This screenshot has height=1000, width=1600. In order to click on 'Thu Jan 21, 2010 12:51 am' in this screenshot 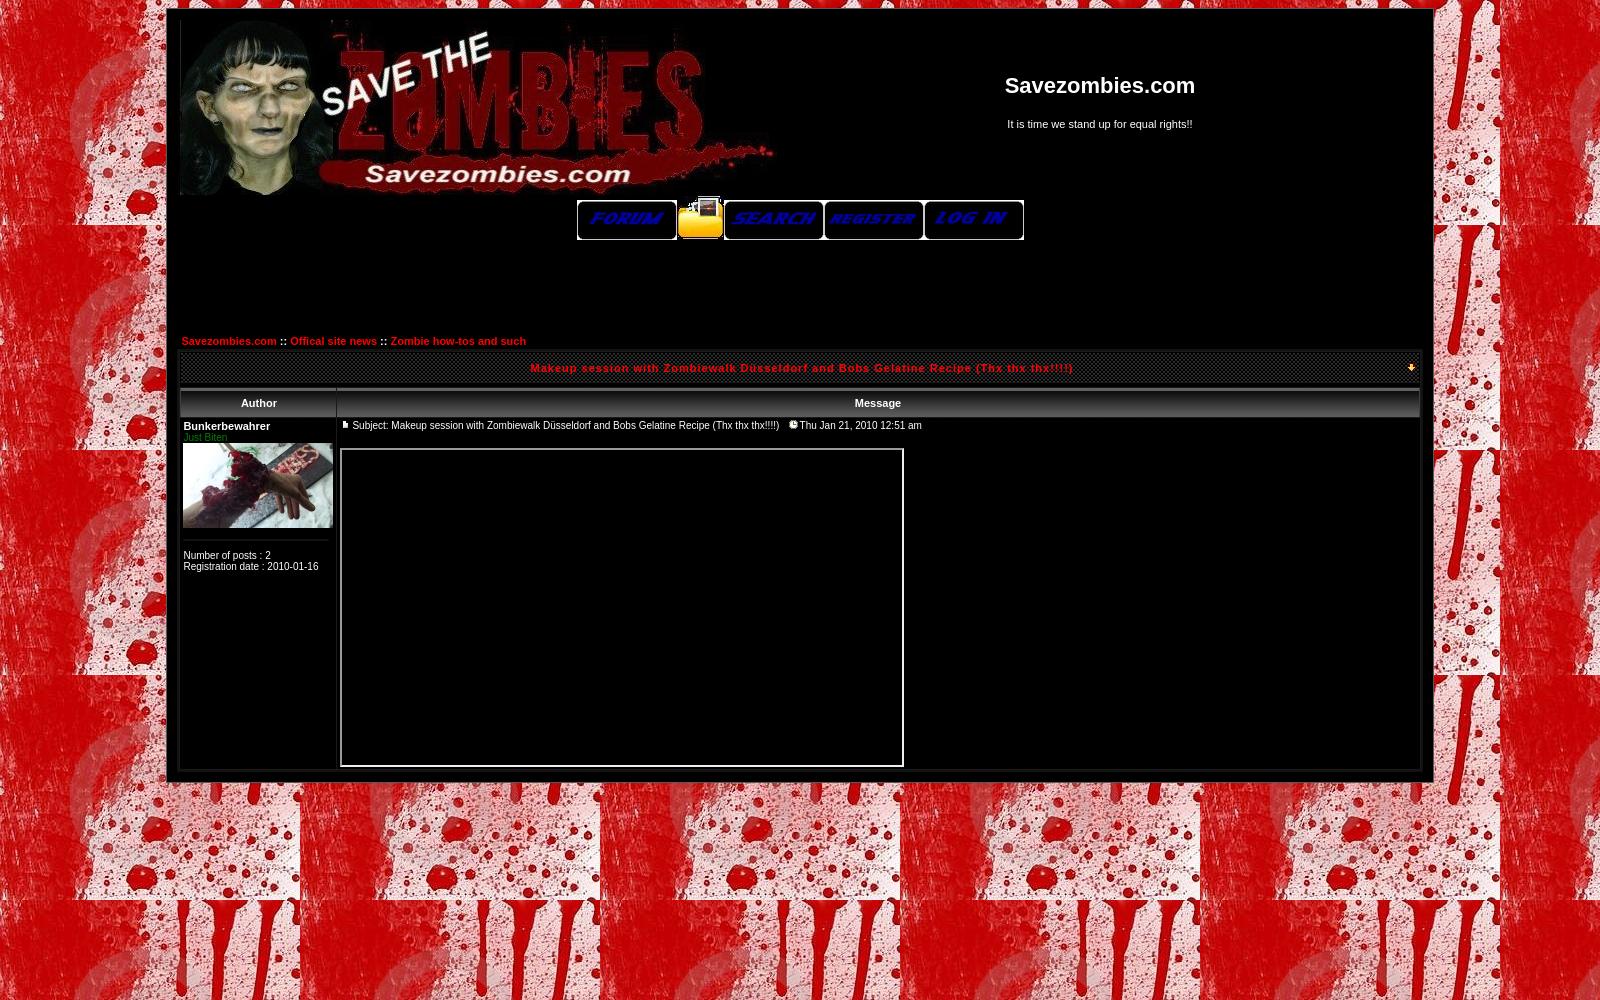, I will do `click(859, 425)`.